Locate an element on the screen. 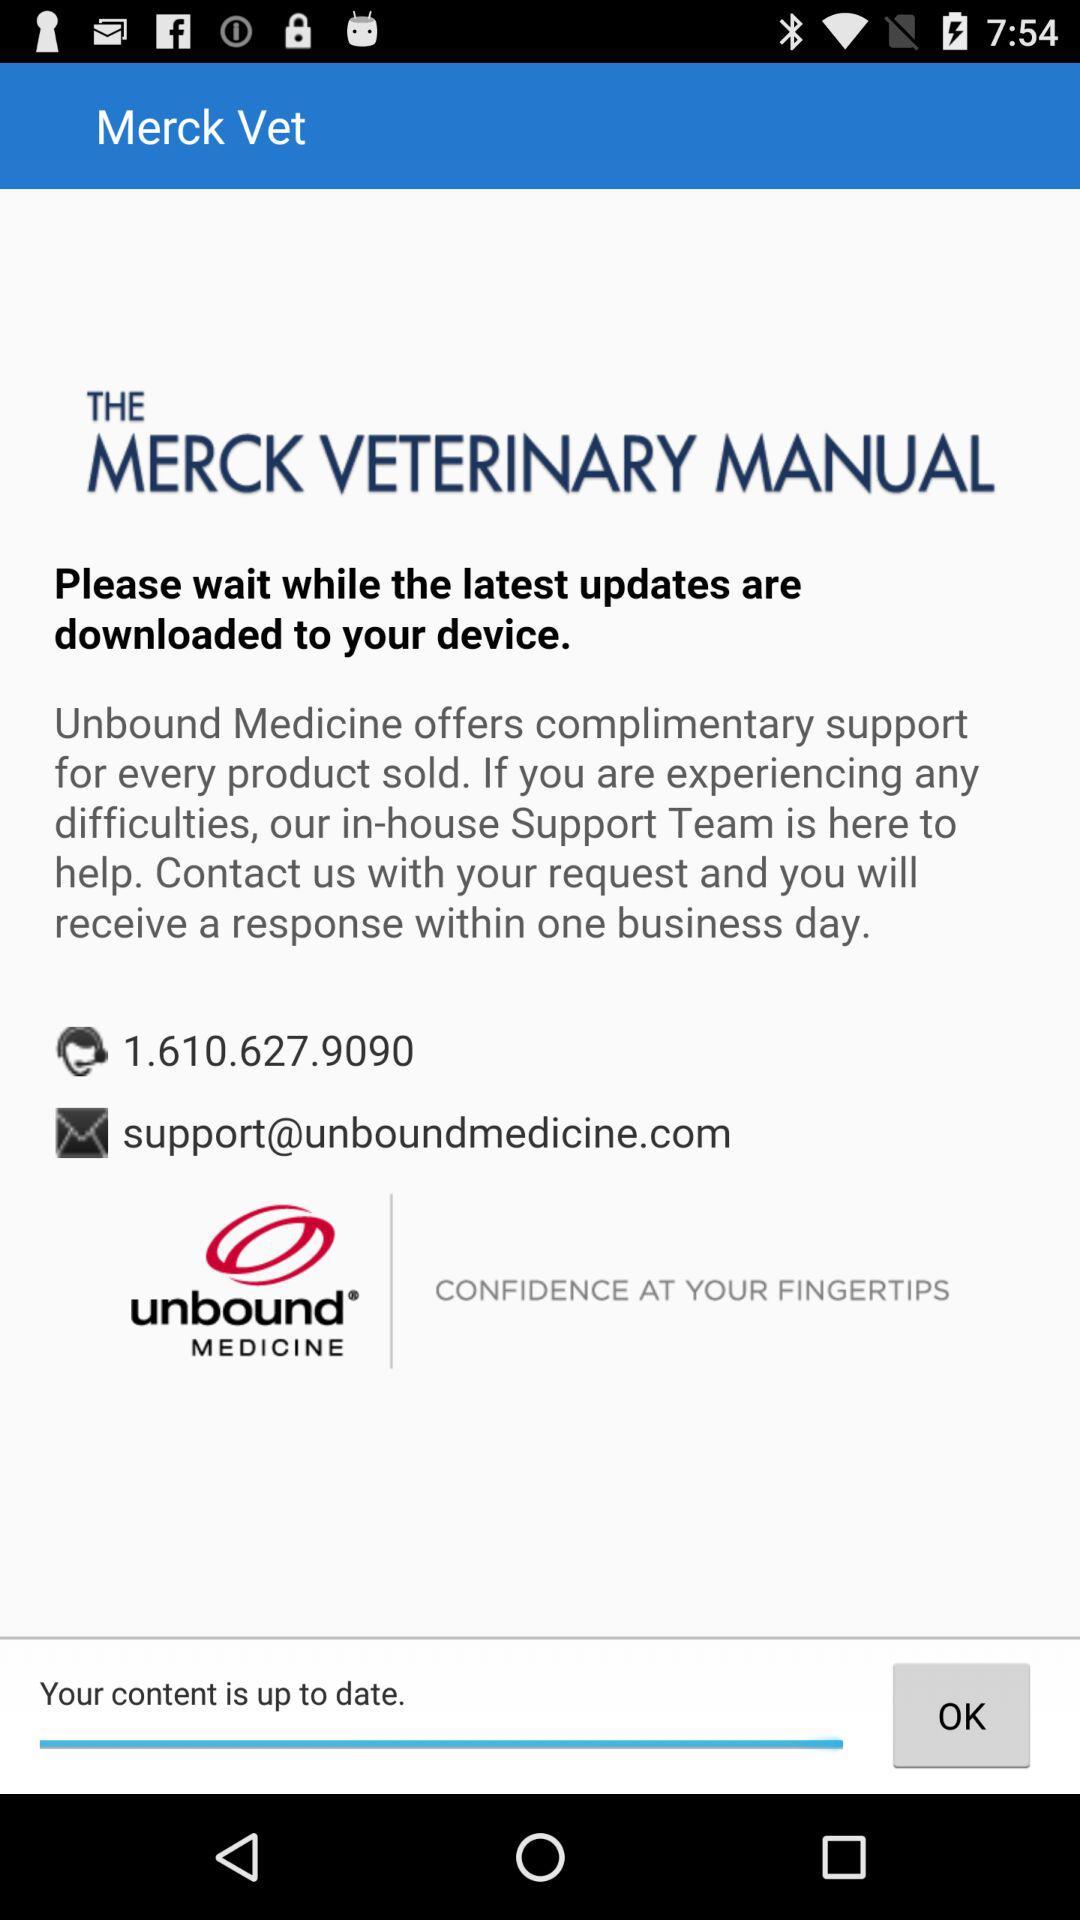 Image resolution: width=1080 pixels, height=1920 pixels. redirection screen is located at coordinates (540, 911).